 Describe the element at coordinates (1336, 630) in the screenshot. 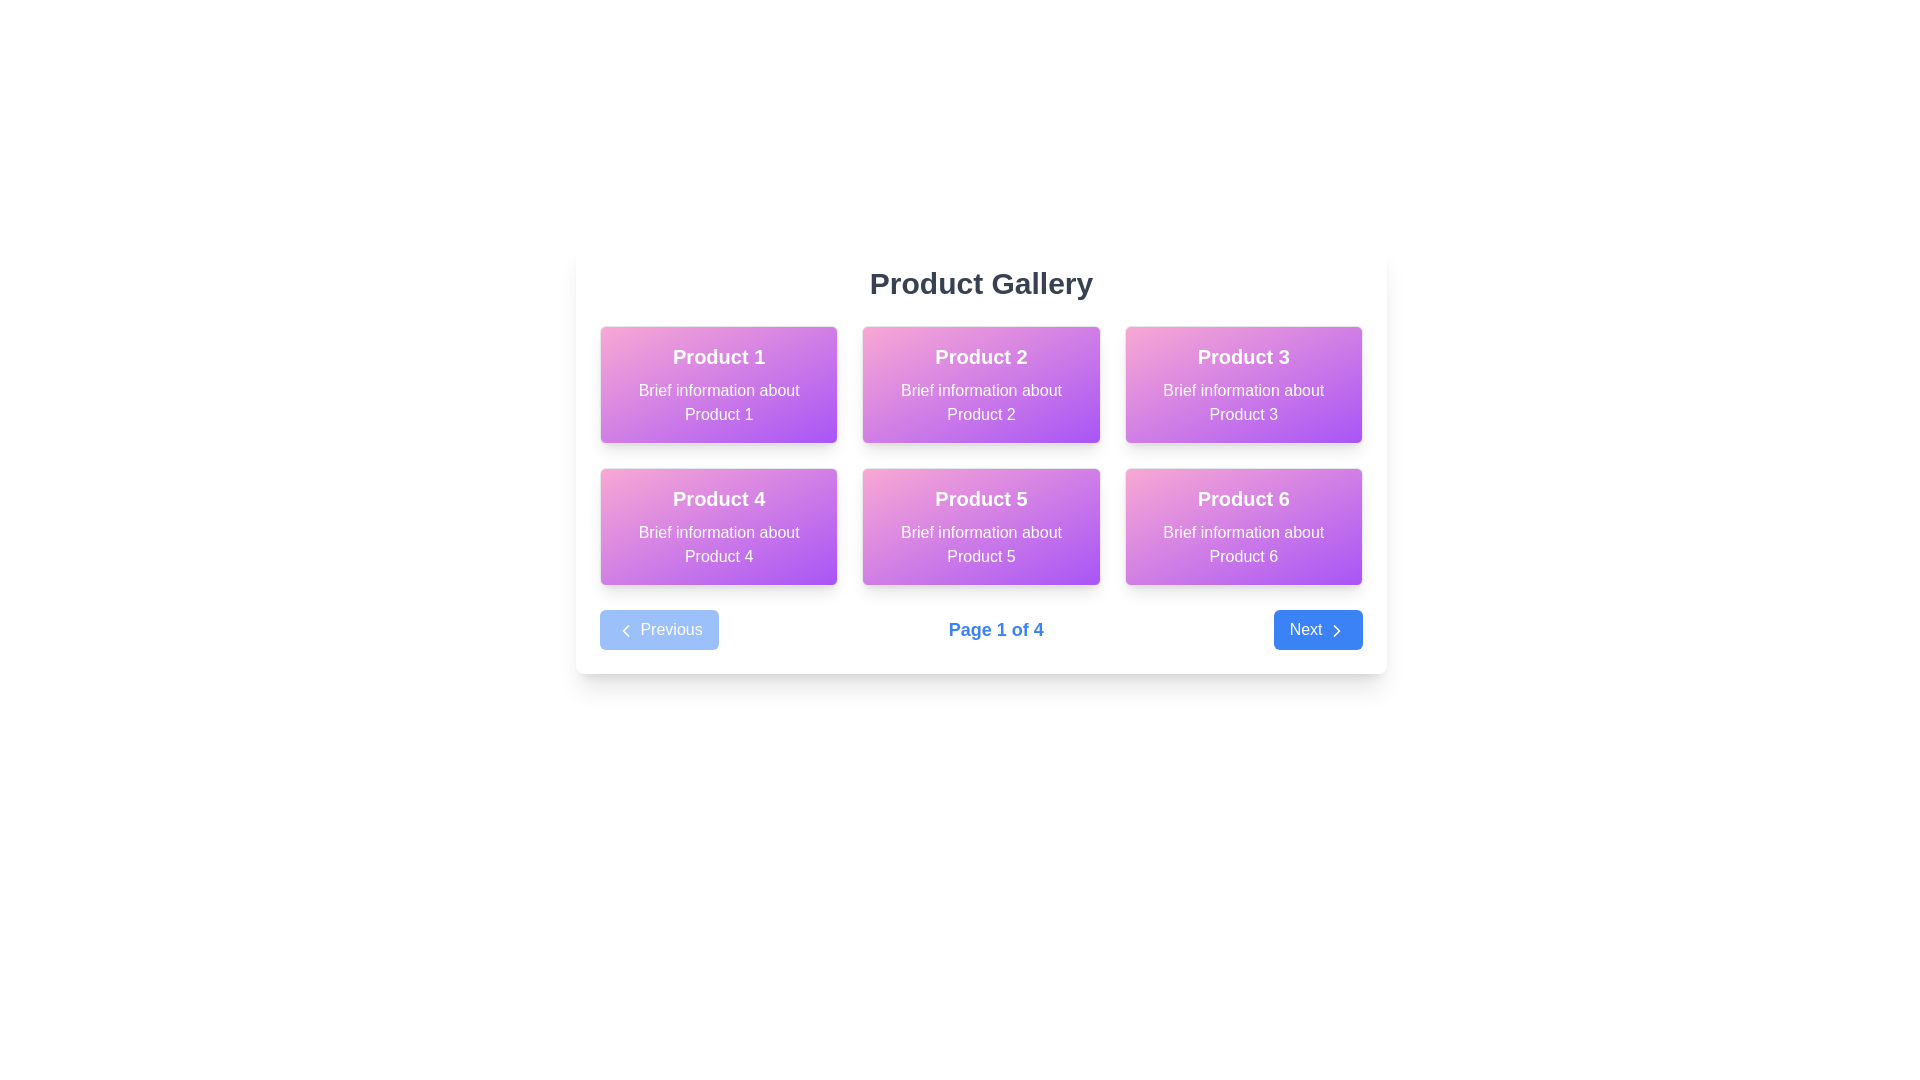

I see `the next button containing the forward icon located at the bottom-right corner of the interface` at that location.